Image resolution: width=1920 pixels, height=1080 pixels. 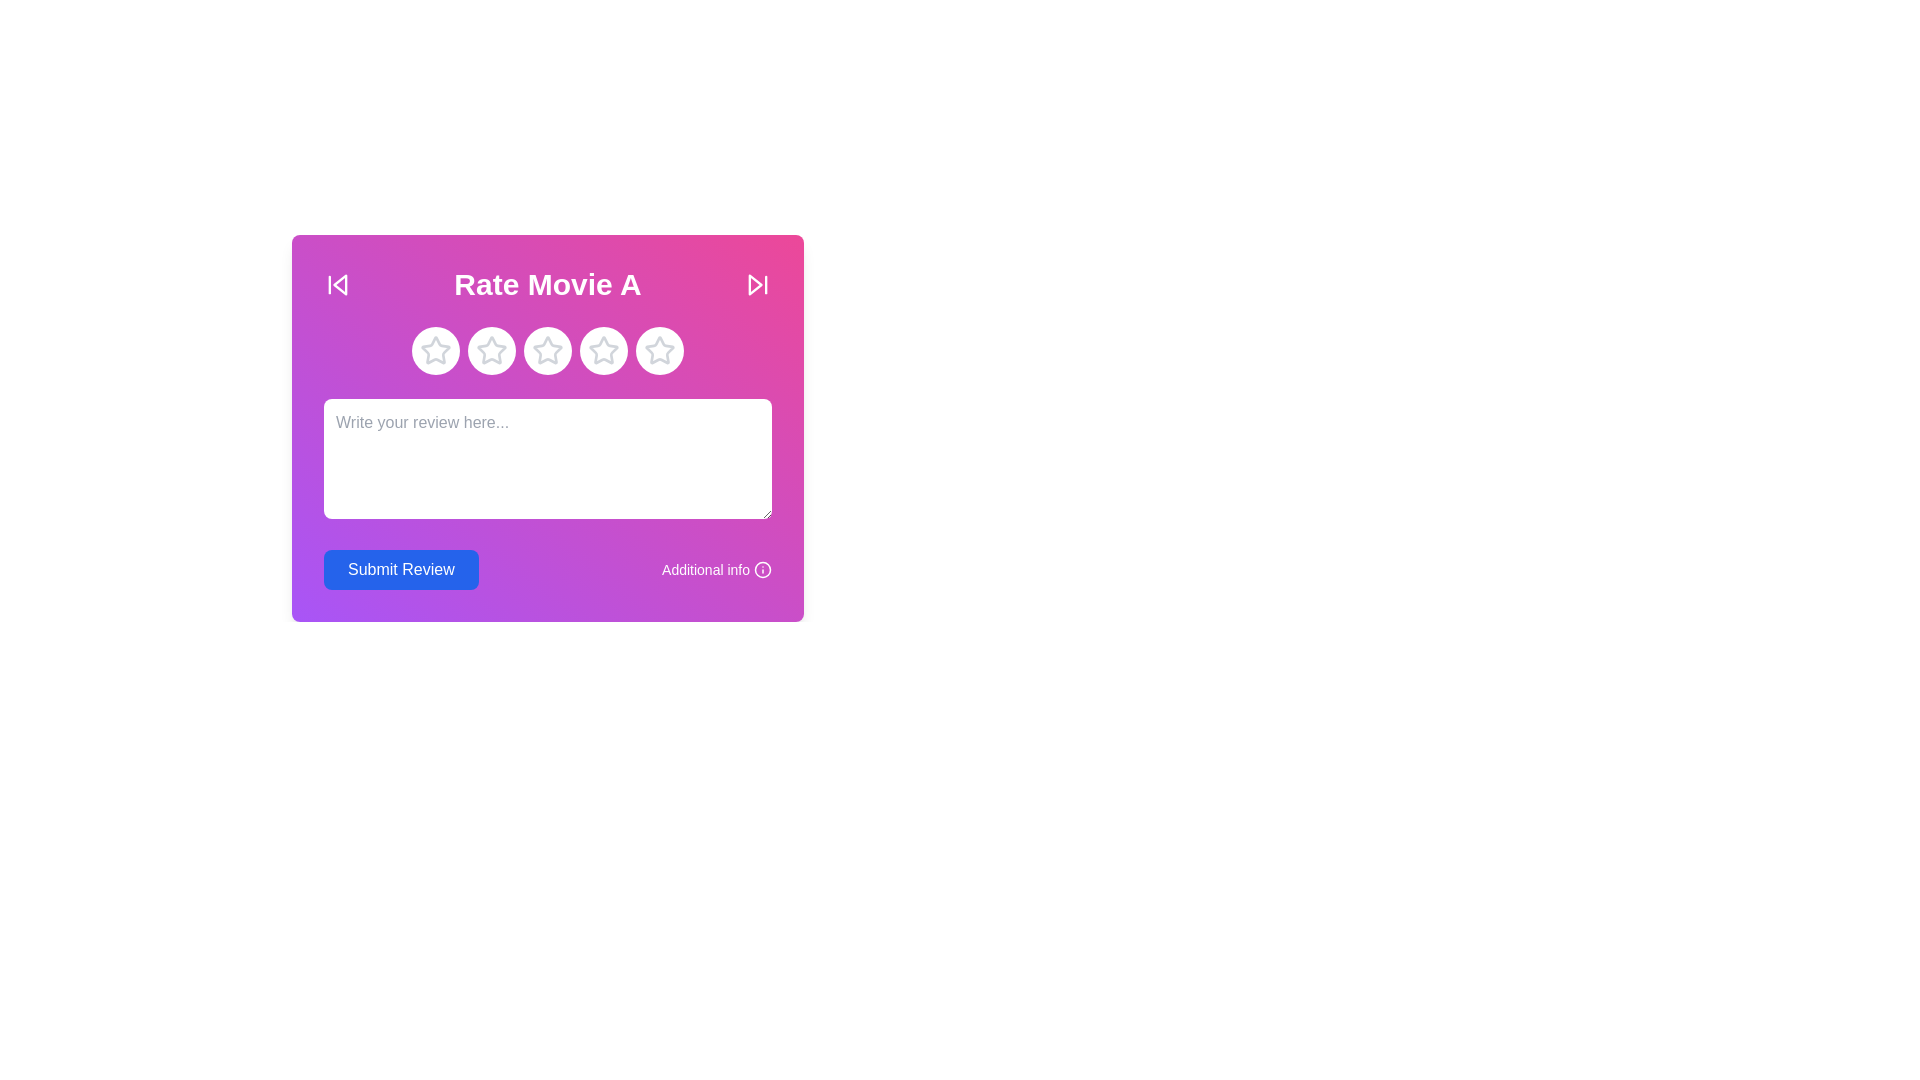 I want to click on the first star icon, so click(x=435, y=349).